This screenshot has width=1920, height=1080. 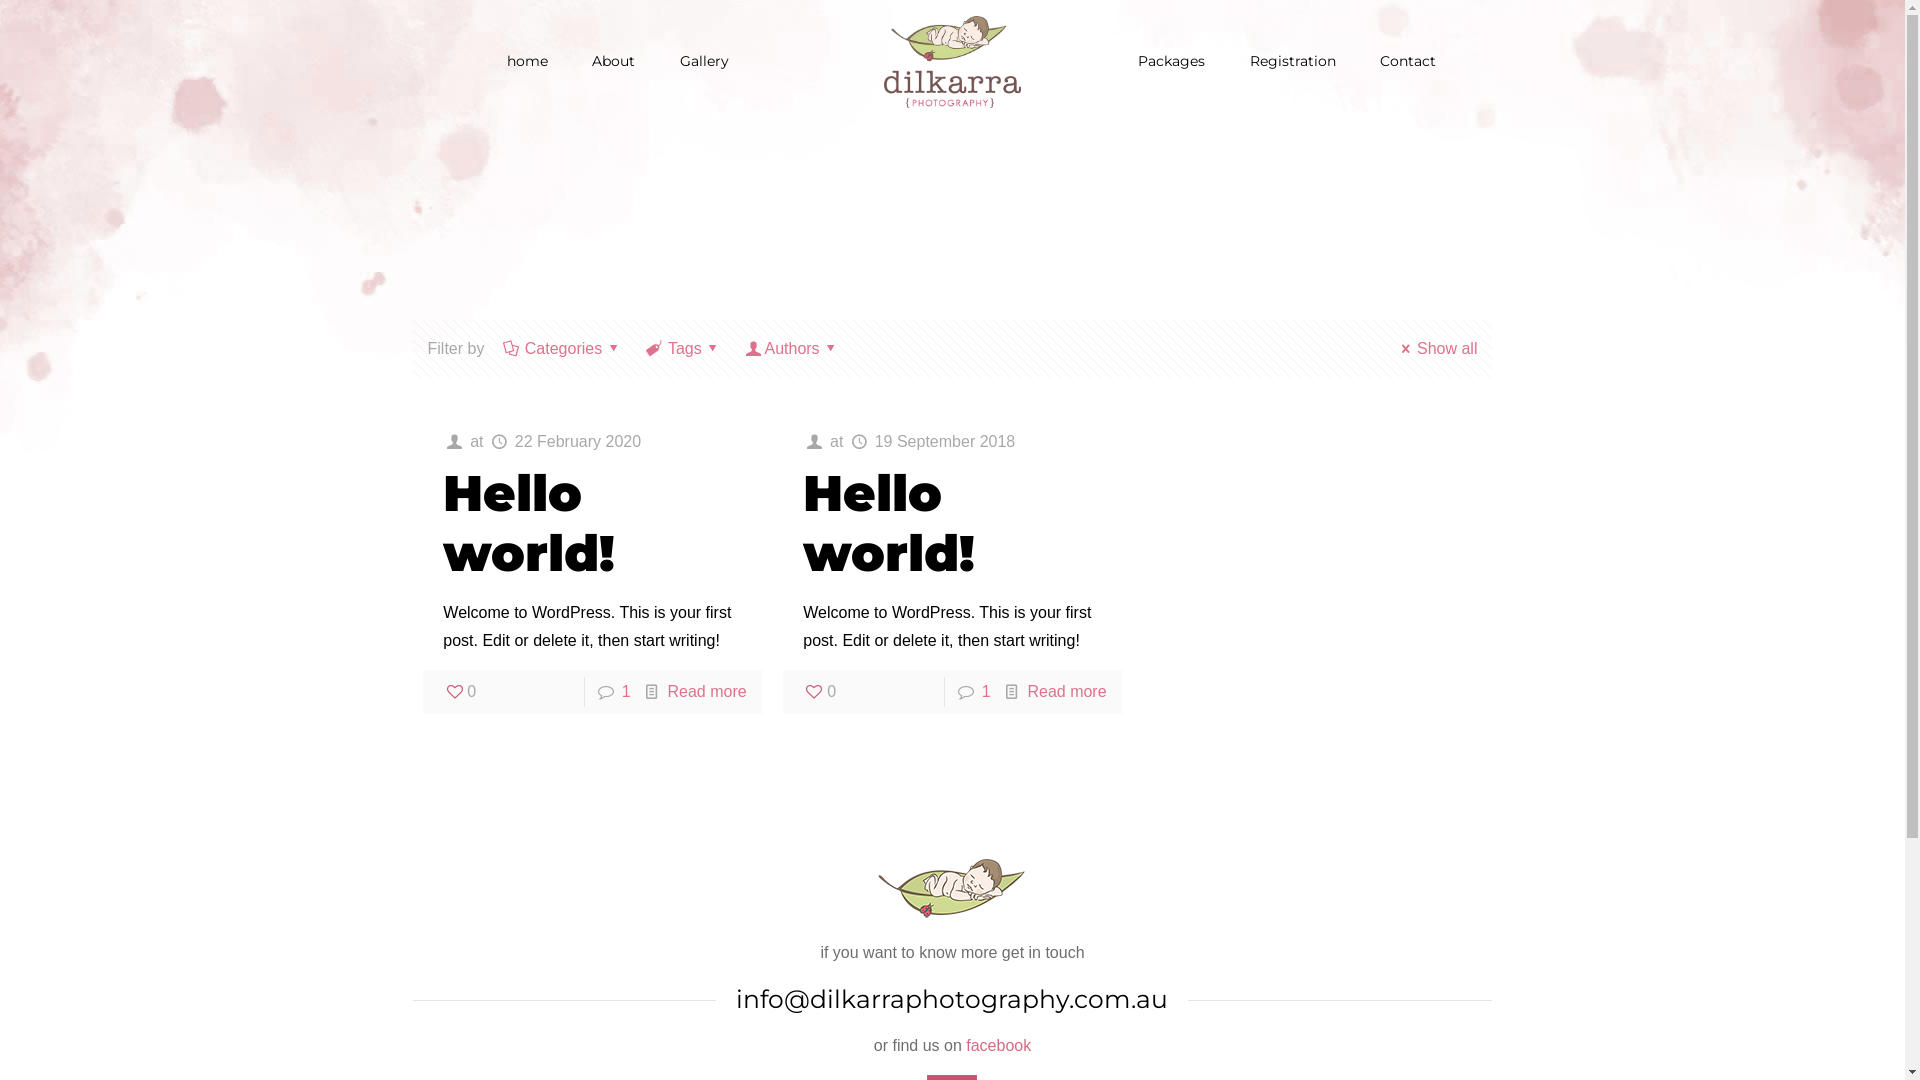 I want to click on 'Authors', so click(x=791, y=347).